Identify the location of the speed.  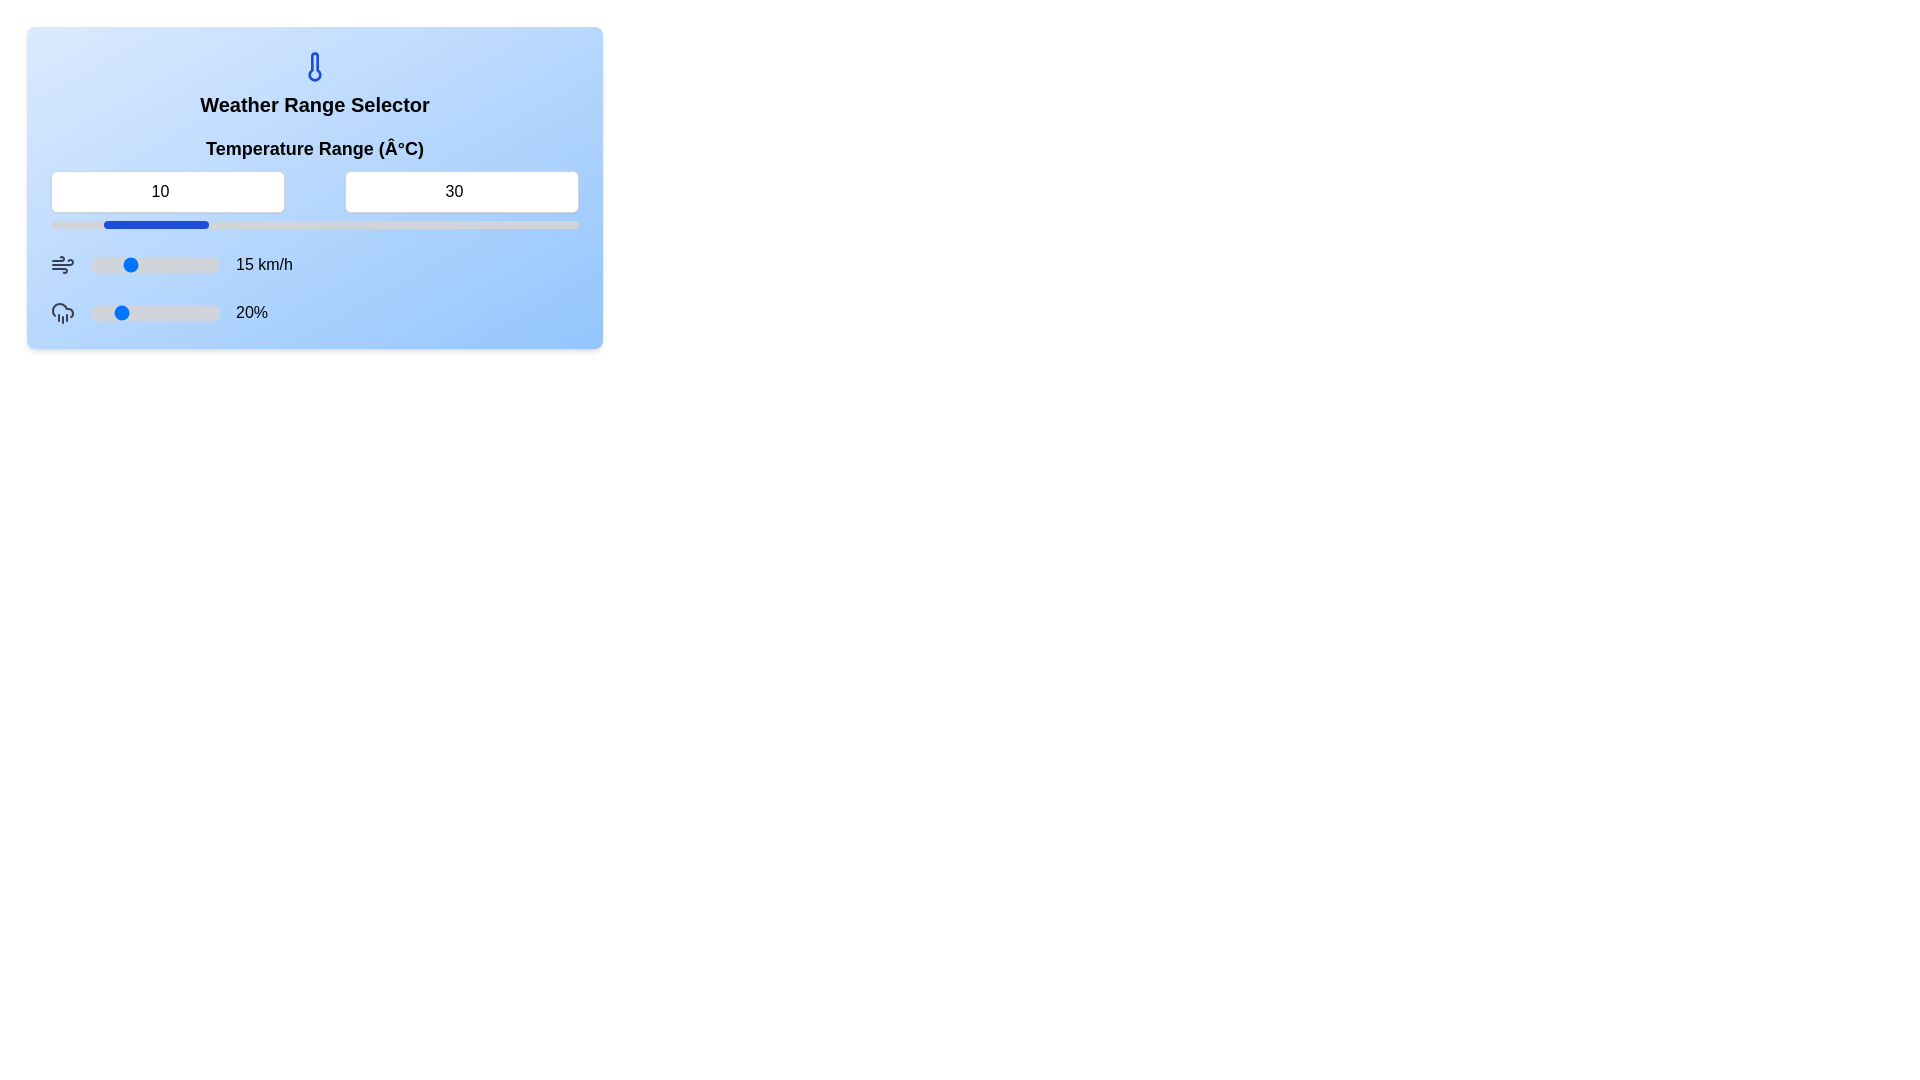
(121, 264).